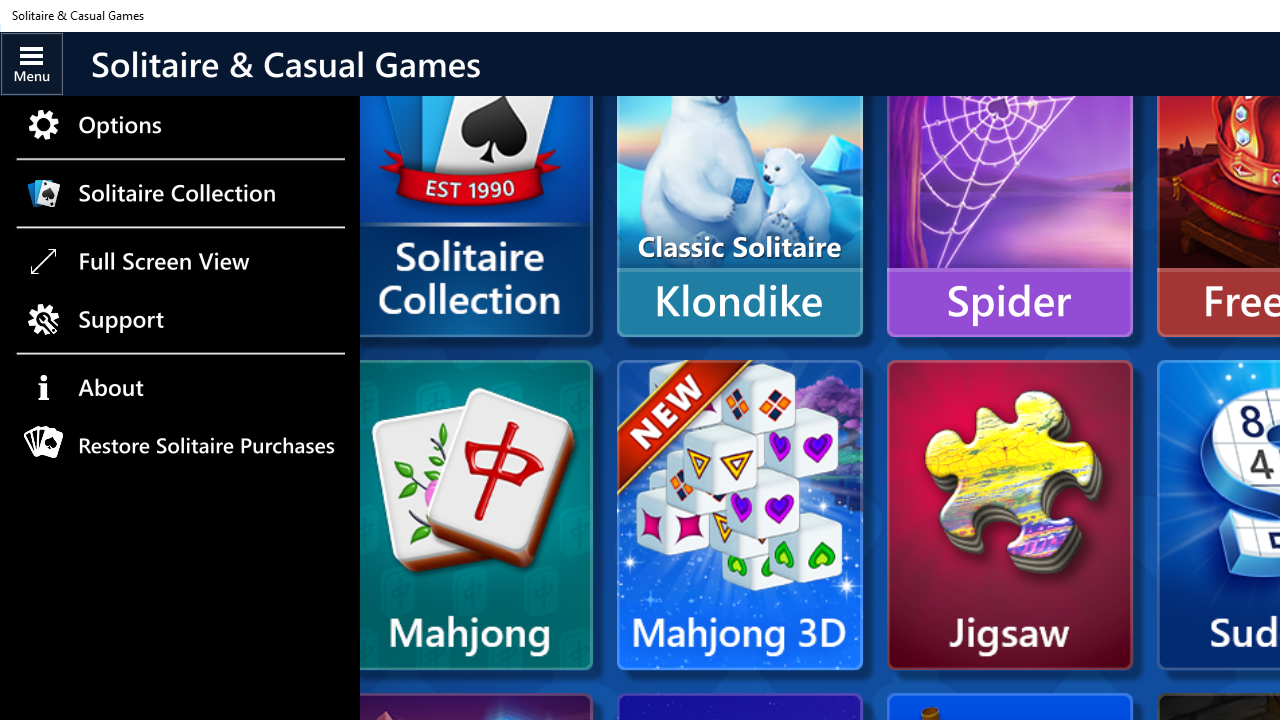 The height and width of the screenshot is (720, 1280). What do you see at coordinates (179, 124) in the screenshot?
I see `'Options'` at bounding box center [179, 124].